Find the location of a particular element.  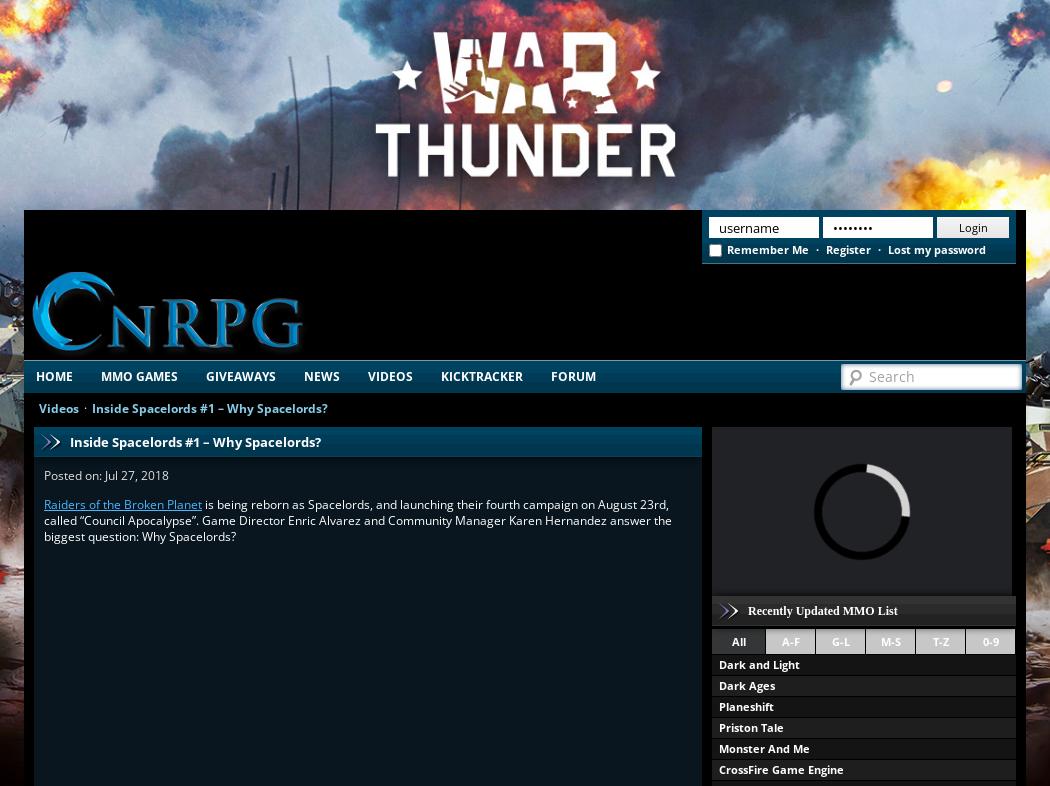

'is being reborn as Spacelords, and launching their fourth campaign on August 23rd, called “Council Apocalypse”. Game Director Enric Alvarez and Community Manager Karen Hernandez answer the biggest question: Why Spacelords?' is located at coordinates (357, 519).